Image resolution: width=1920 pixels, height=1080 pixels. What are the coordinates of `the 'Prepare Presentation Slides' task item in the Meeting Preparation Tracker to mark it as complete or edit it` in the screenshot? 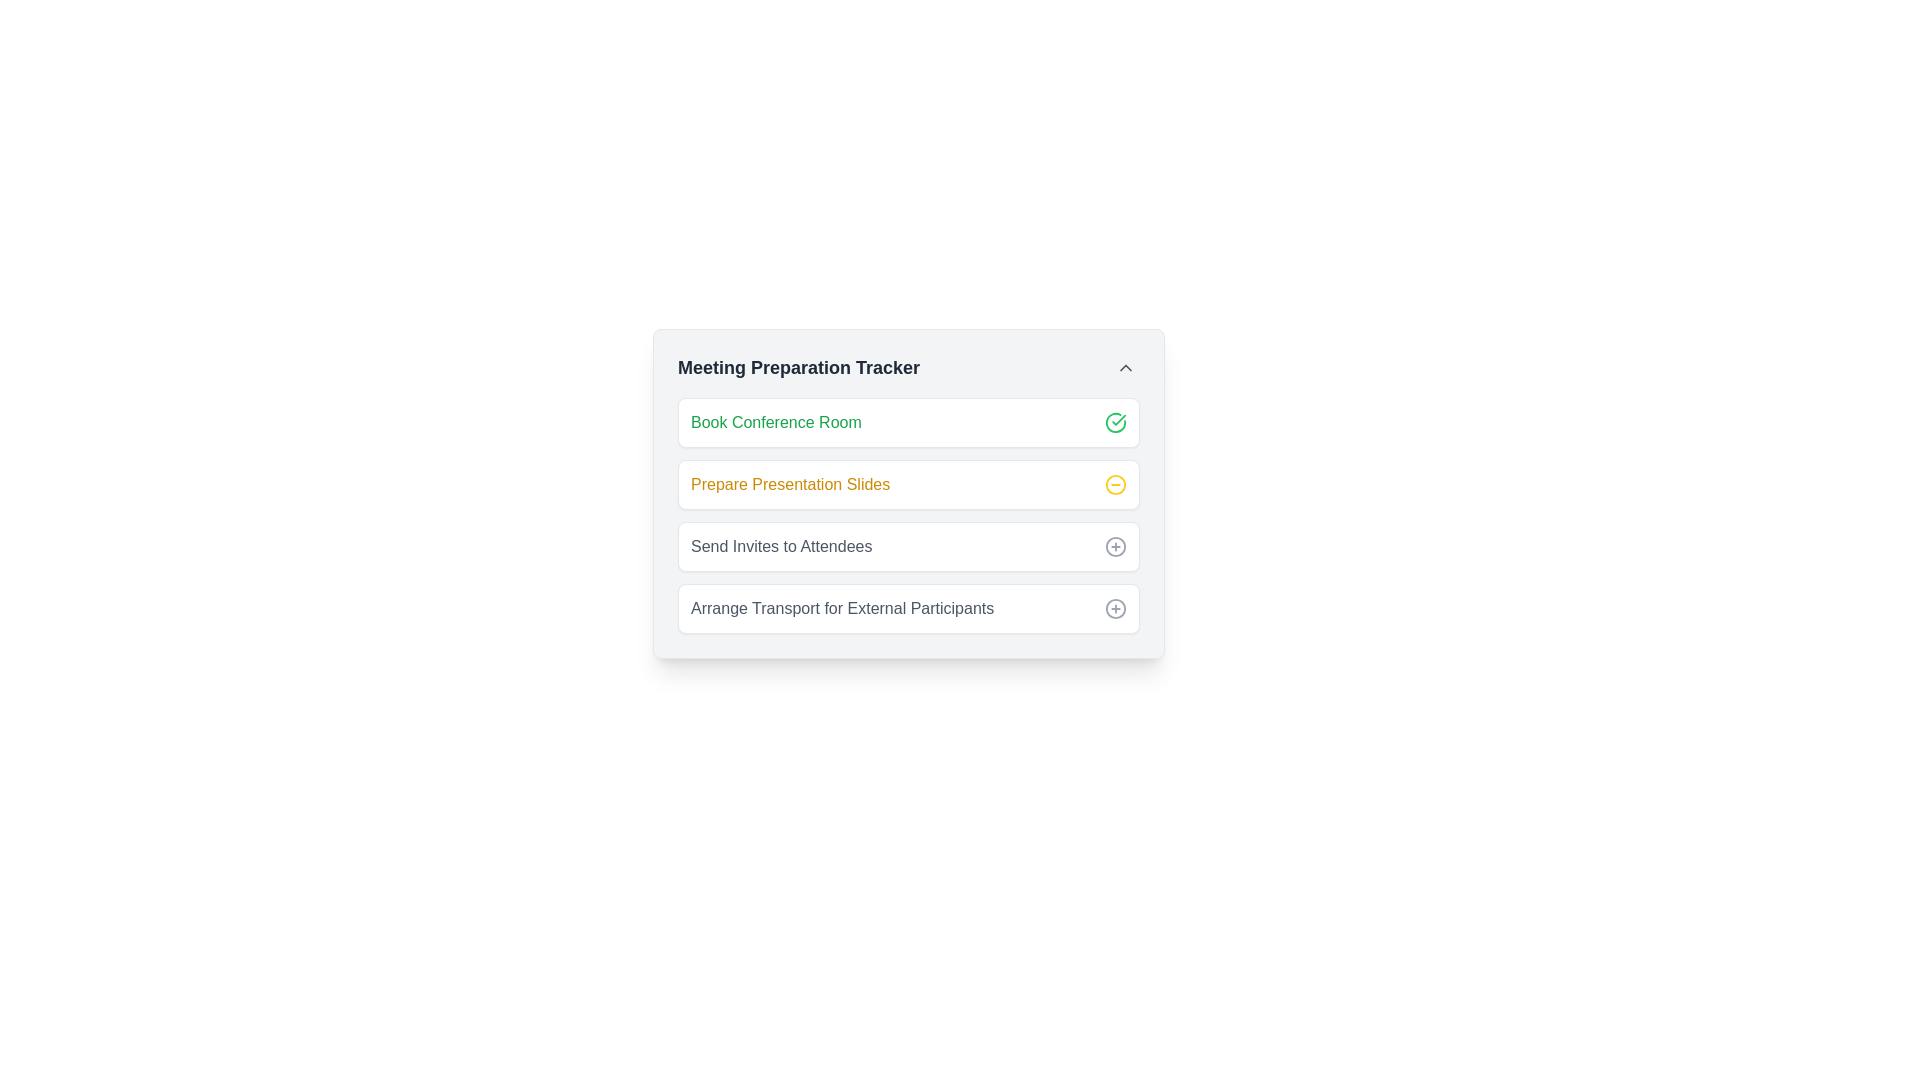 It's located at (907, 515).